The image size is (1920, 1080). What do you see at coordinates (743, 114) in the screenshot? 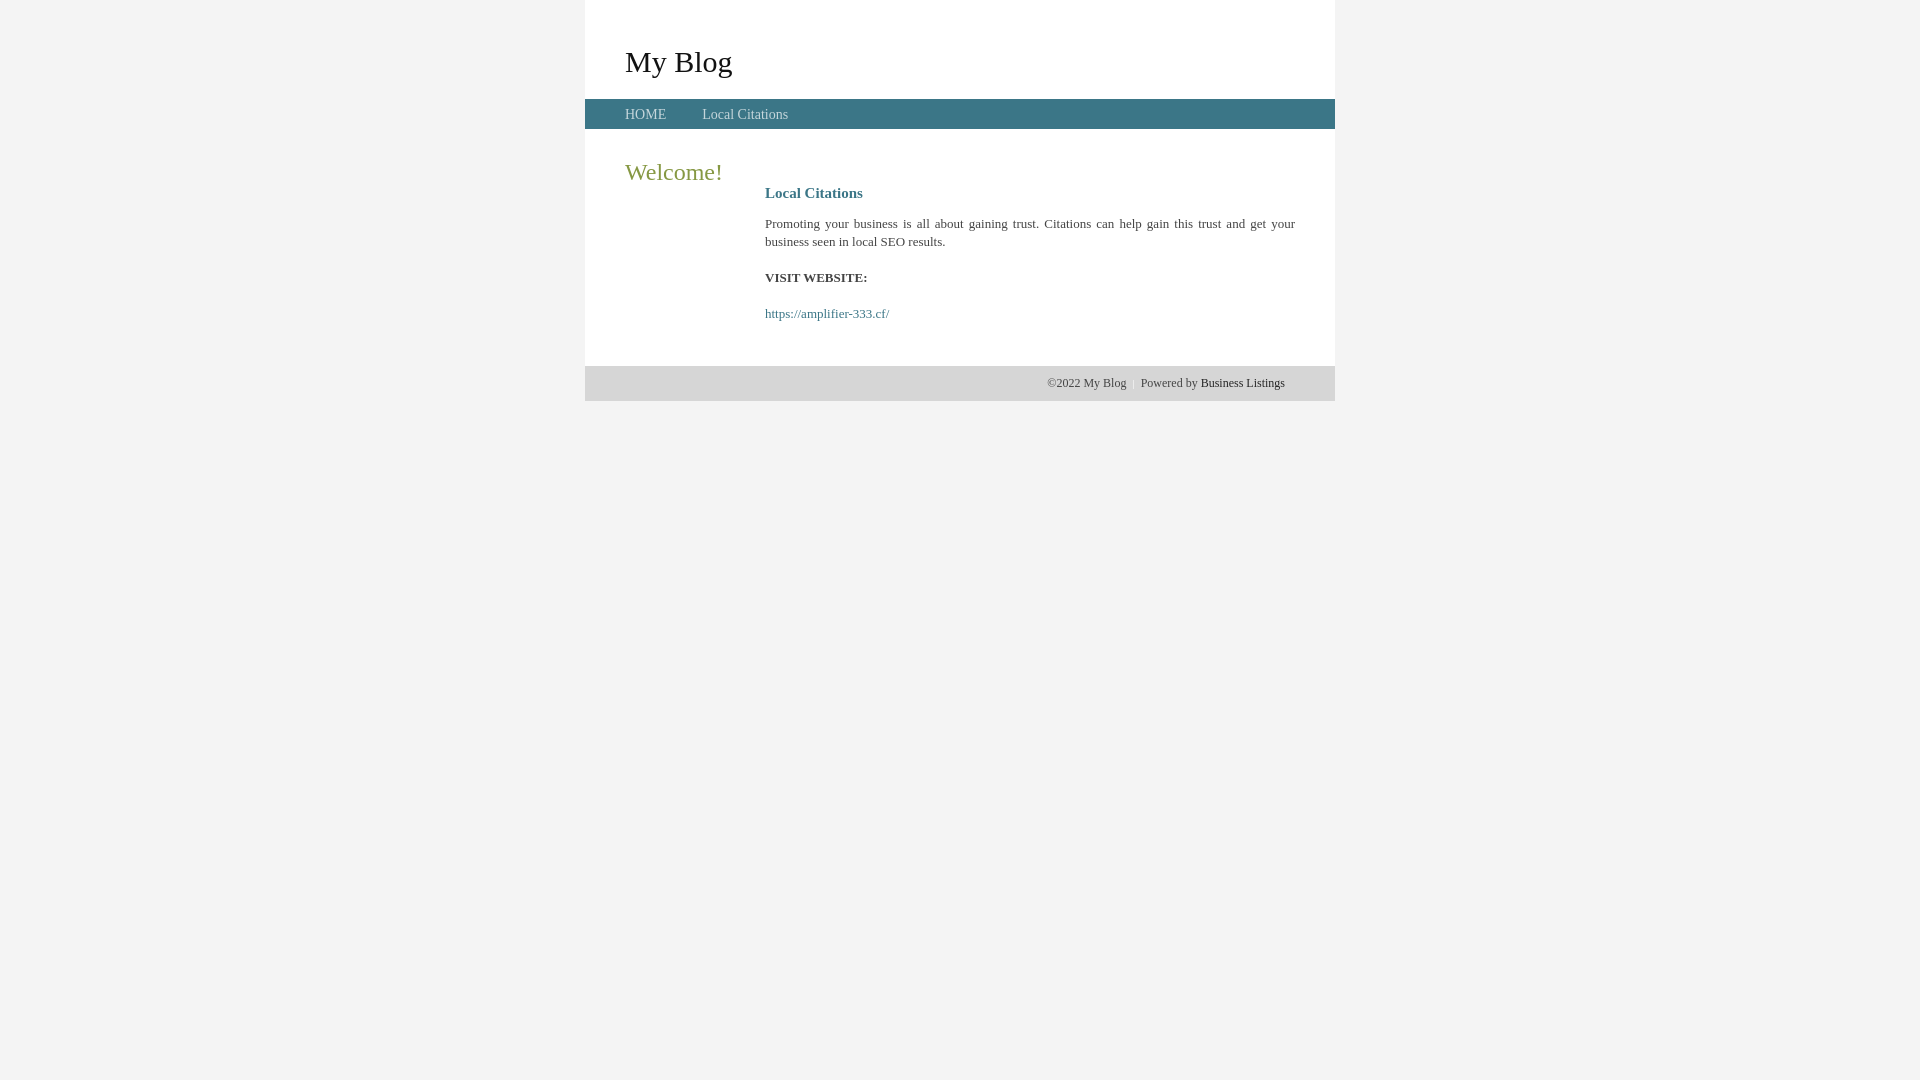
I see `'Local Citations'` at bounding box center [743, 114].